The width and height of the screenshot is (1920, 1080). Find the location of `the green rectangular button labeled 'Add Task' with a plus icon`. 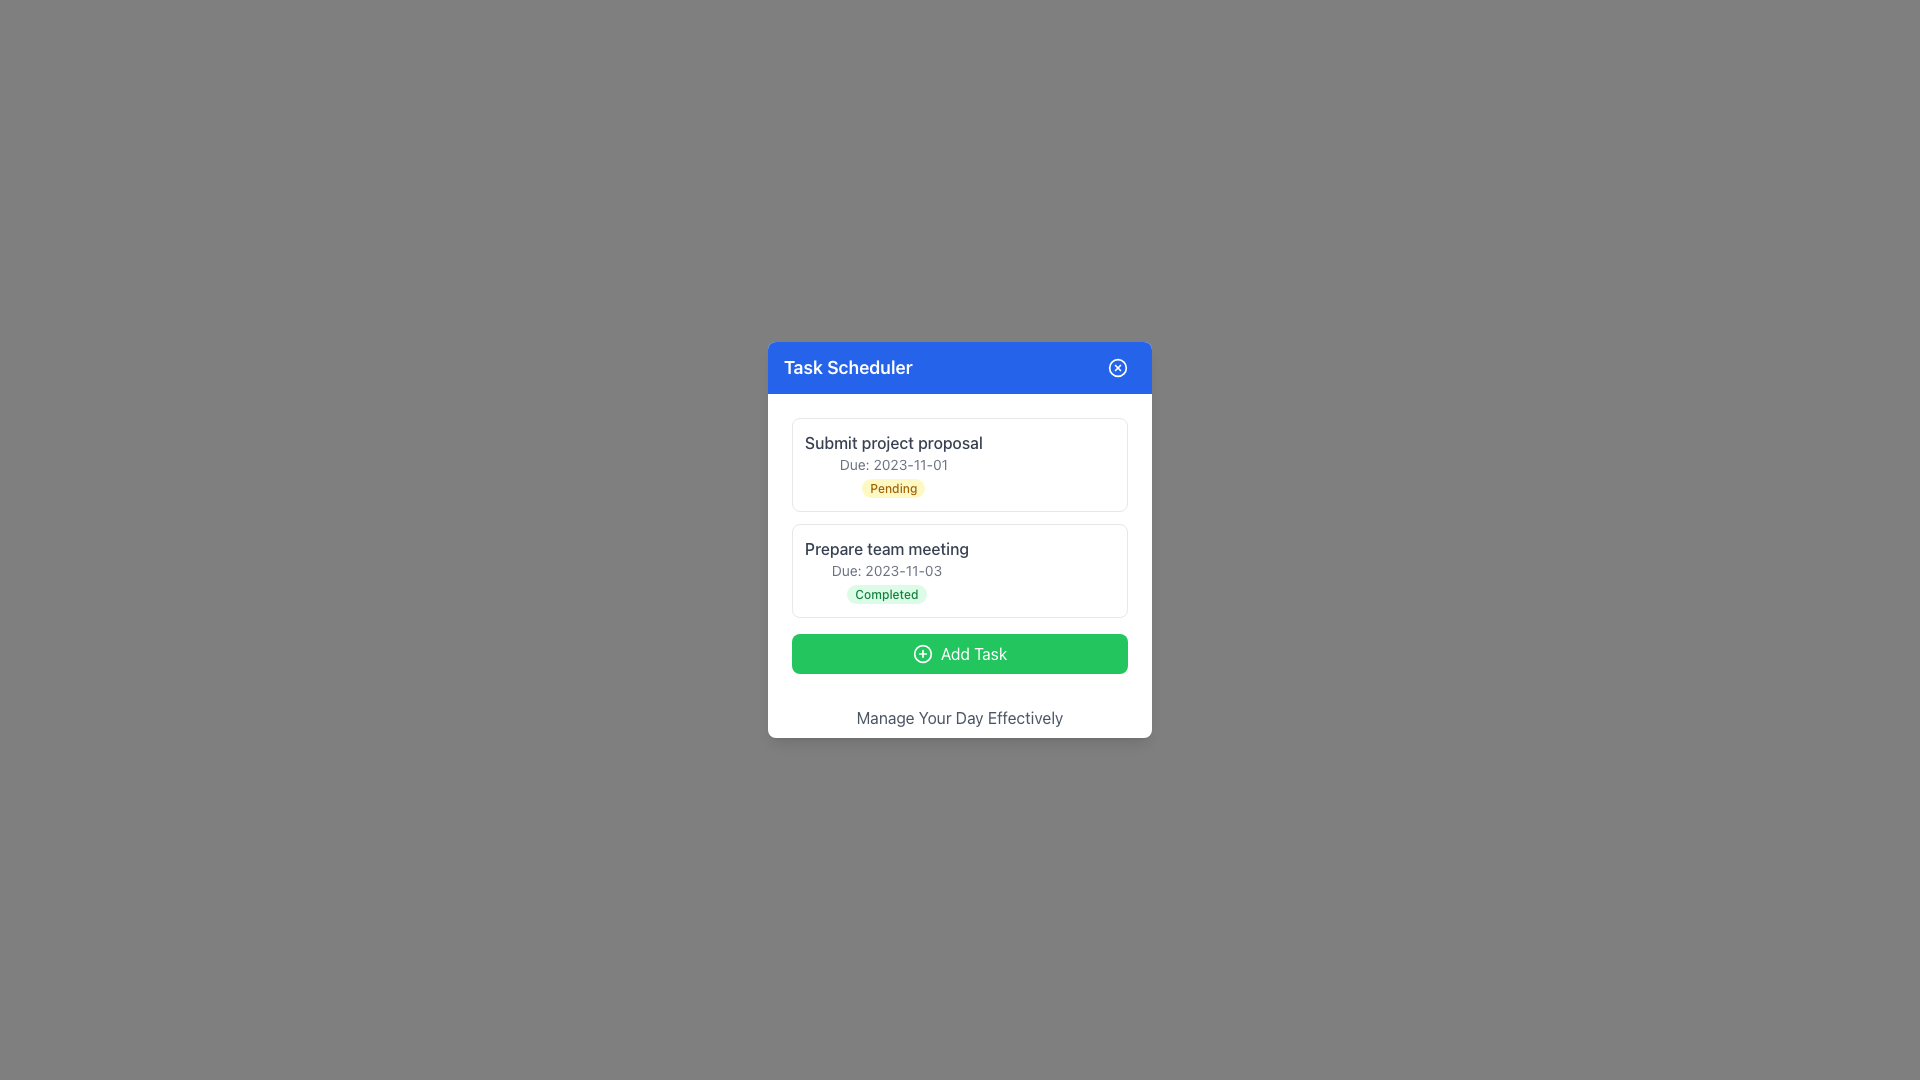

the green rectangular button labeled 'Add Task' with a plus icon is located at coordinates (960, 654).